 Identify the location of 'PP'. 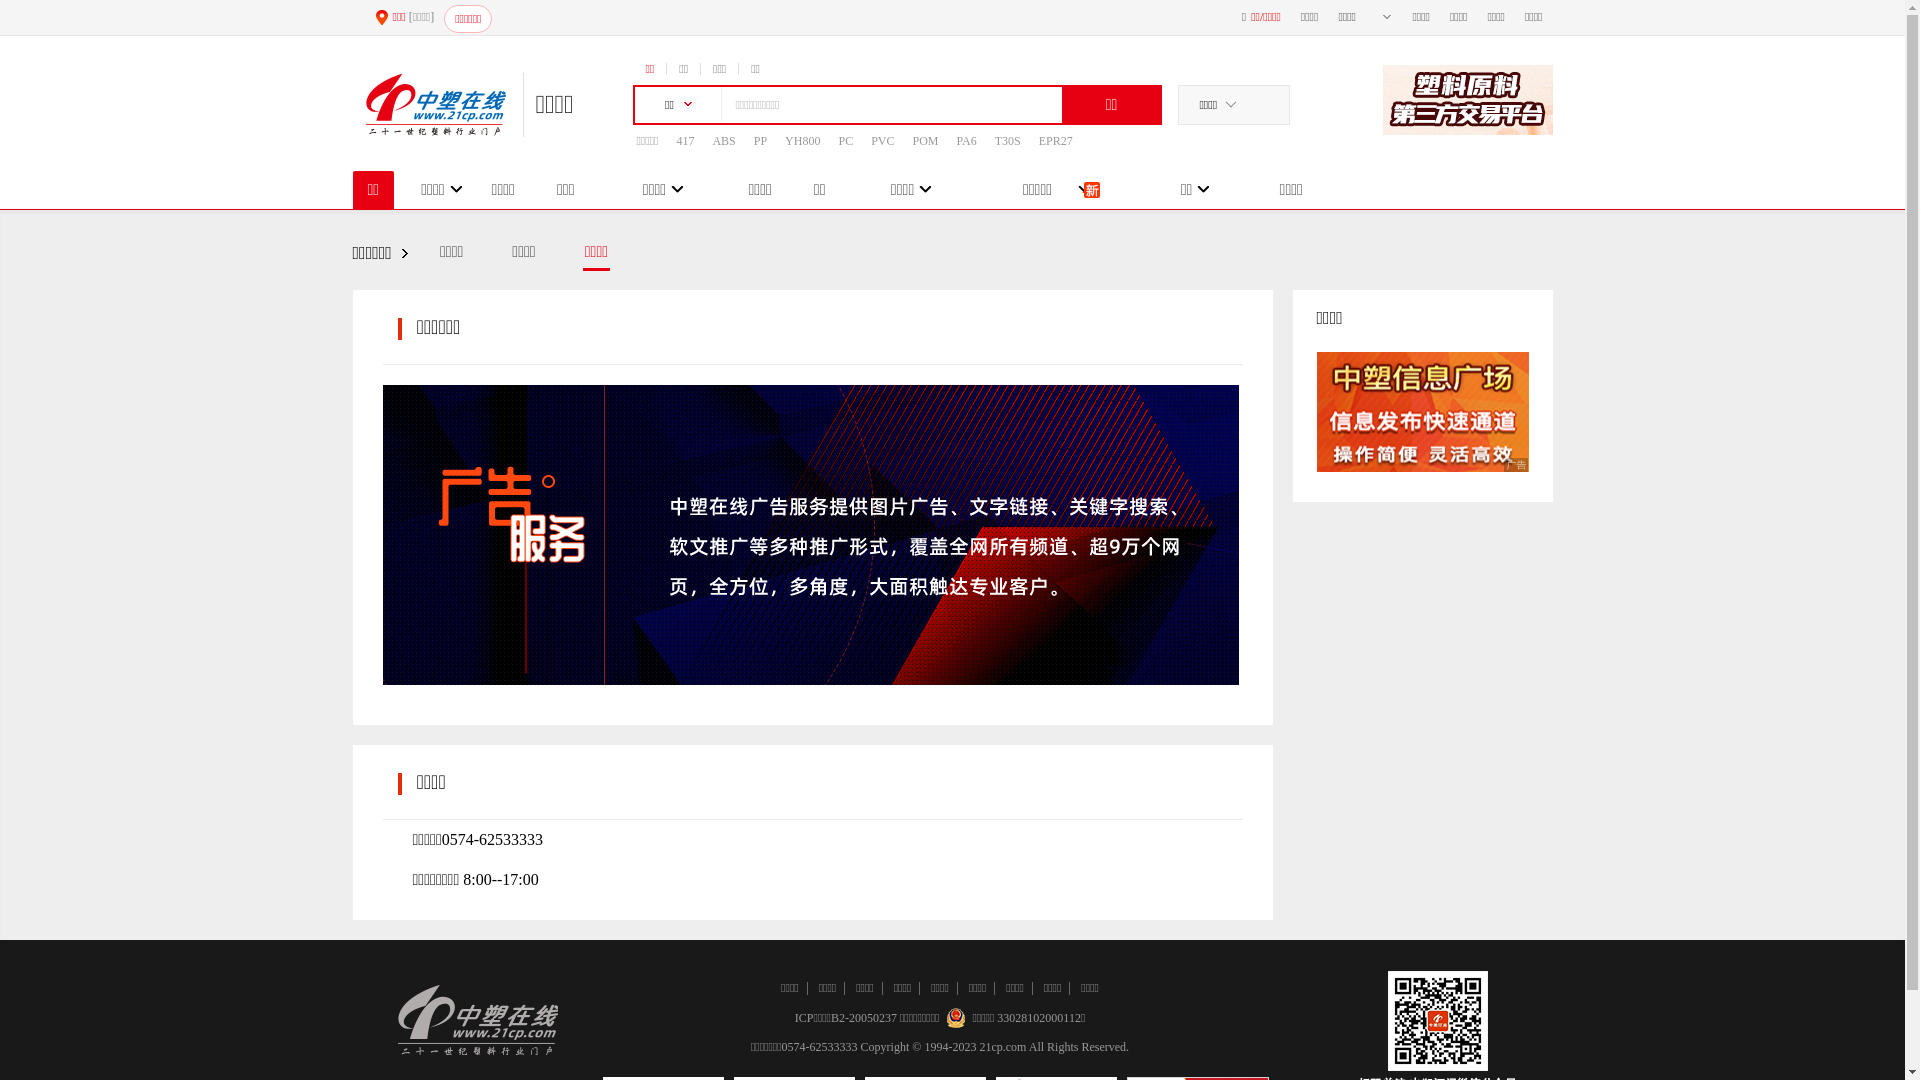
(759, 140).